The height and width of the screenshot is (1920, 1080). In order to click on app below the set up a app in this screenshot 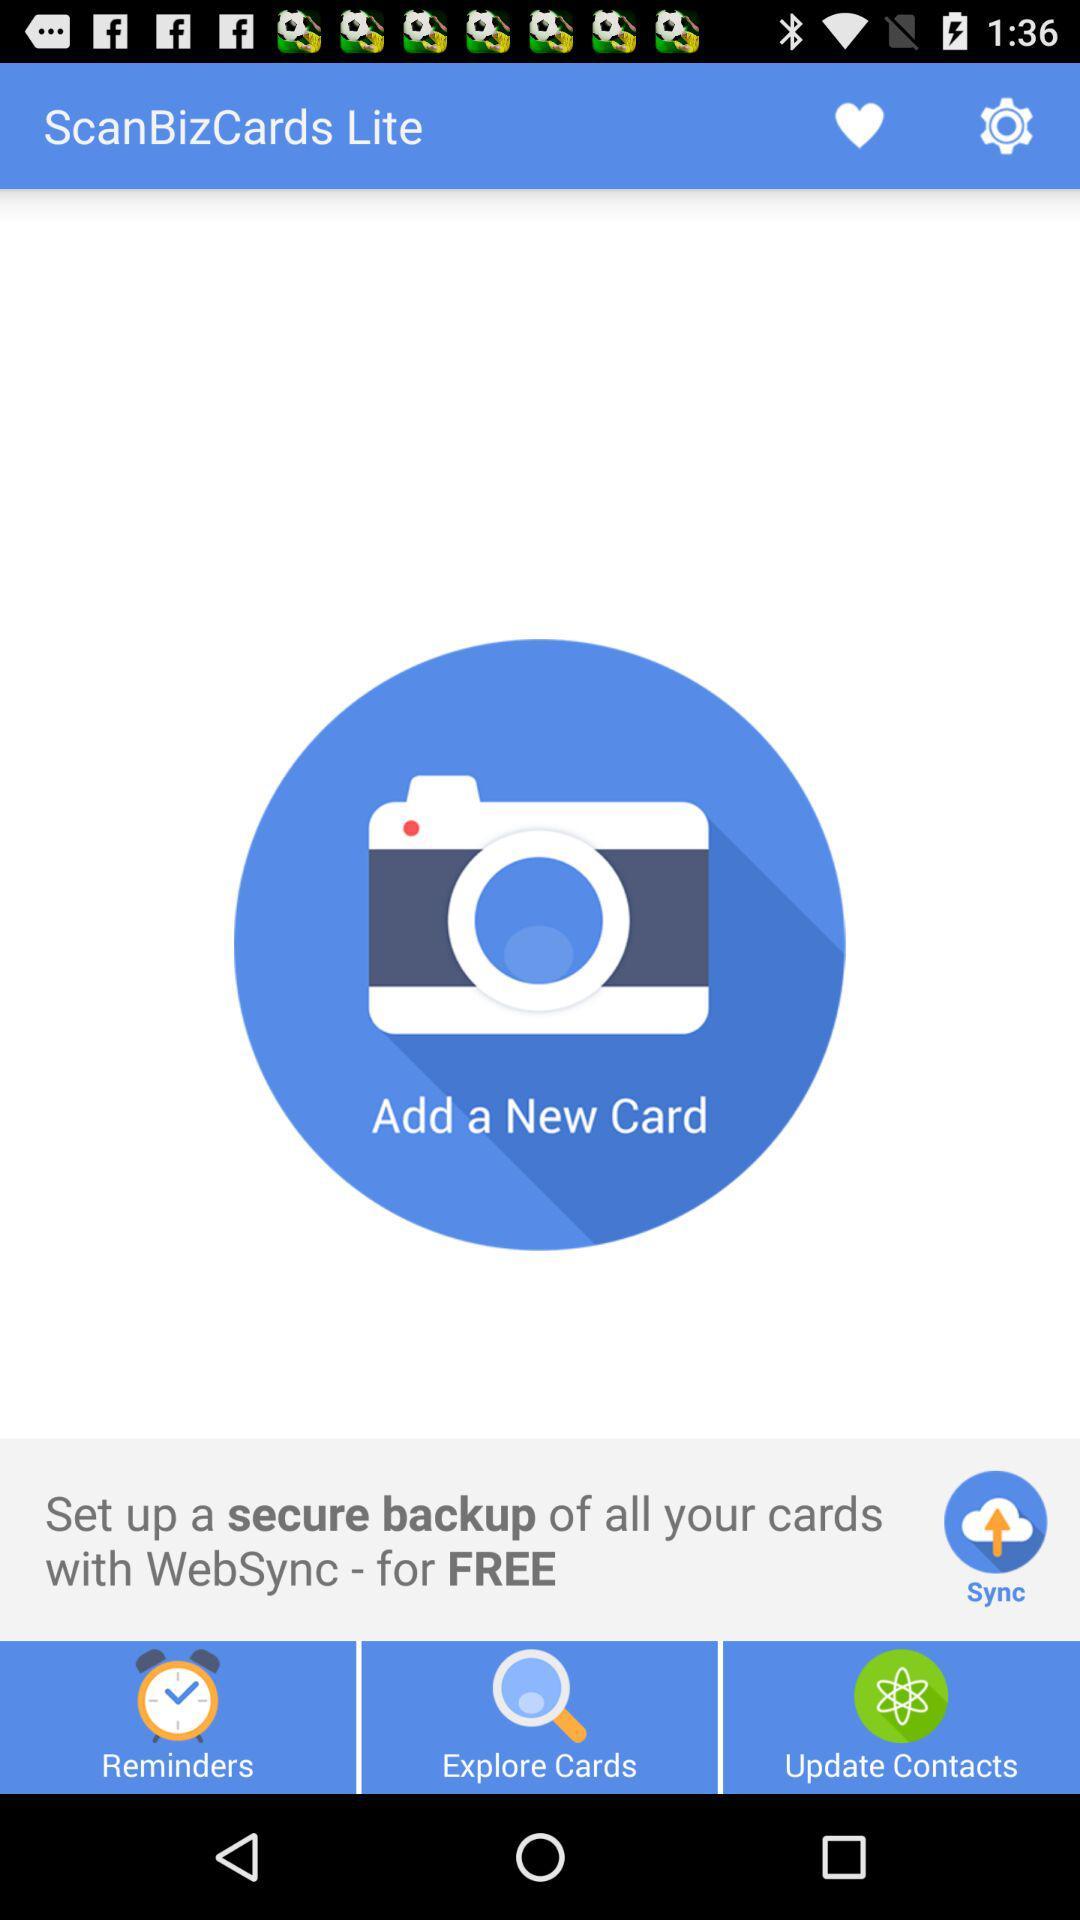, I will do `click(538, 1716)`.